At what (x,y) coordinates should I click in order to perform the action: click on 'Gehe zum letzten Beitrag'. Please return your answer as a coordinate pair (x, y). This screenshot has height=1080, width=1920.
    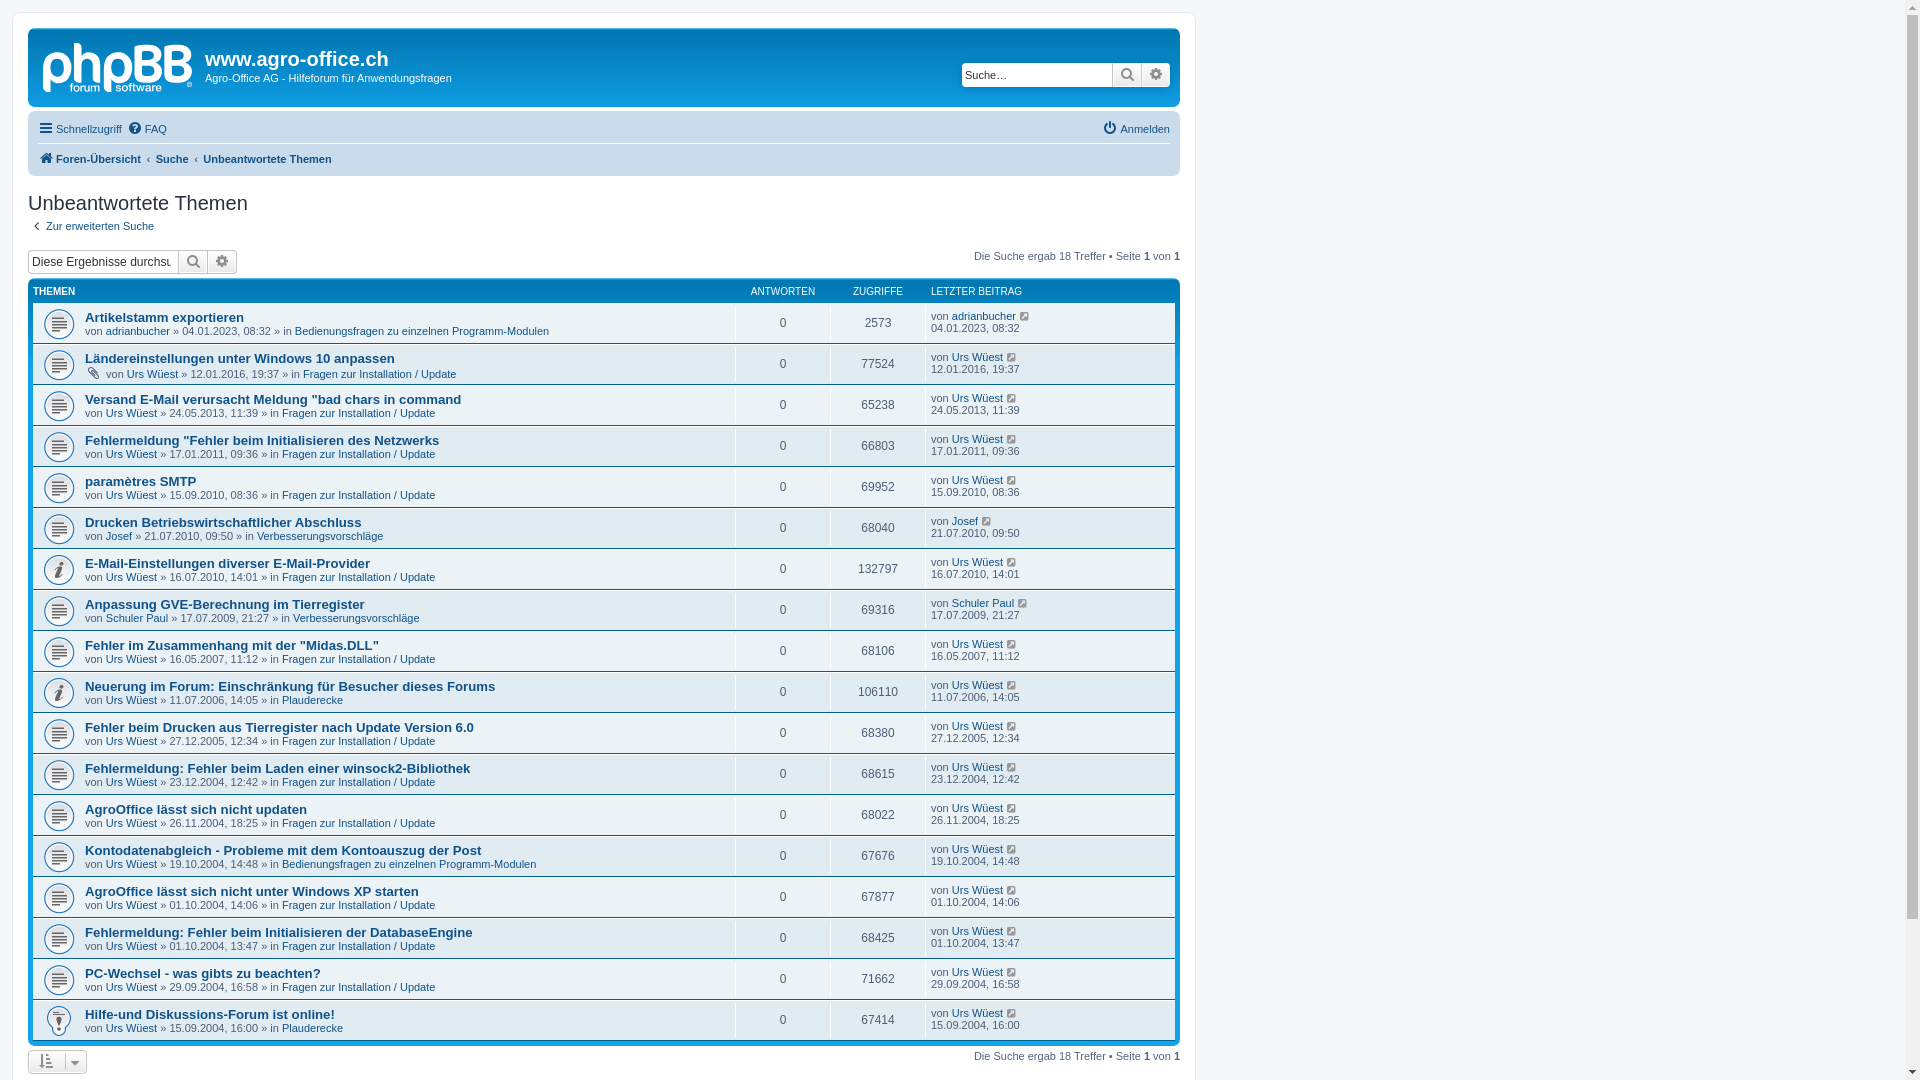
    Looking at the image, I should click on (1012, 766).